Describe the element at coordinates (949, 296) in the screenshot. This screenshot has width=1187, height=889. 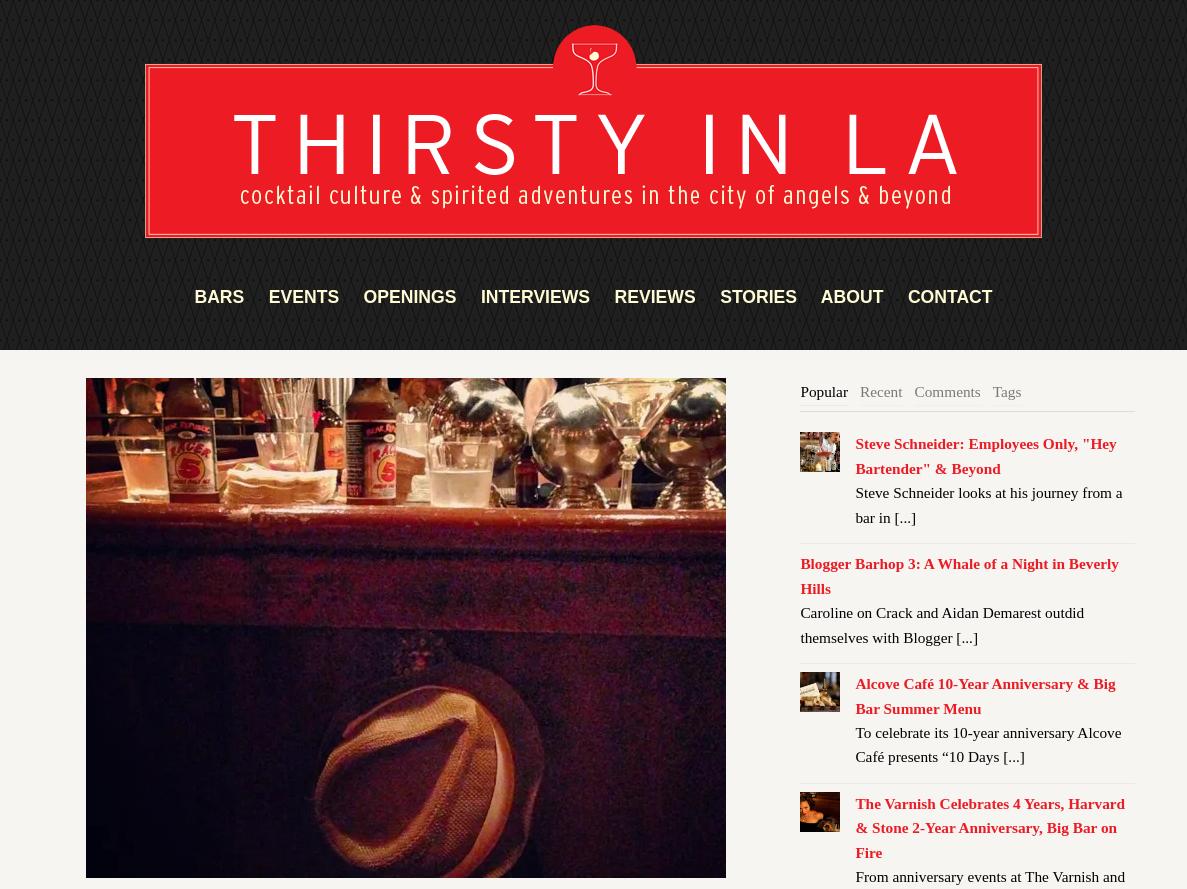
I see `'CONTACT'` at that location.